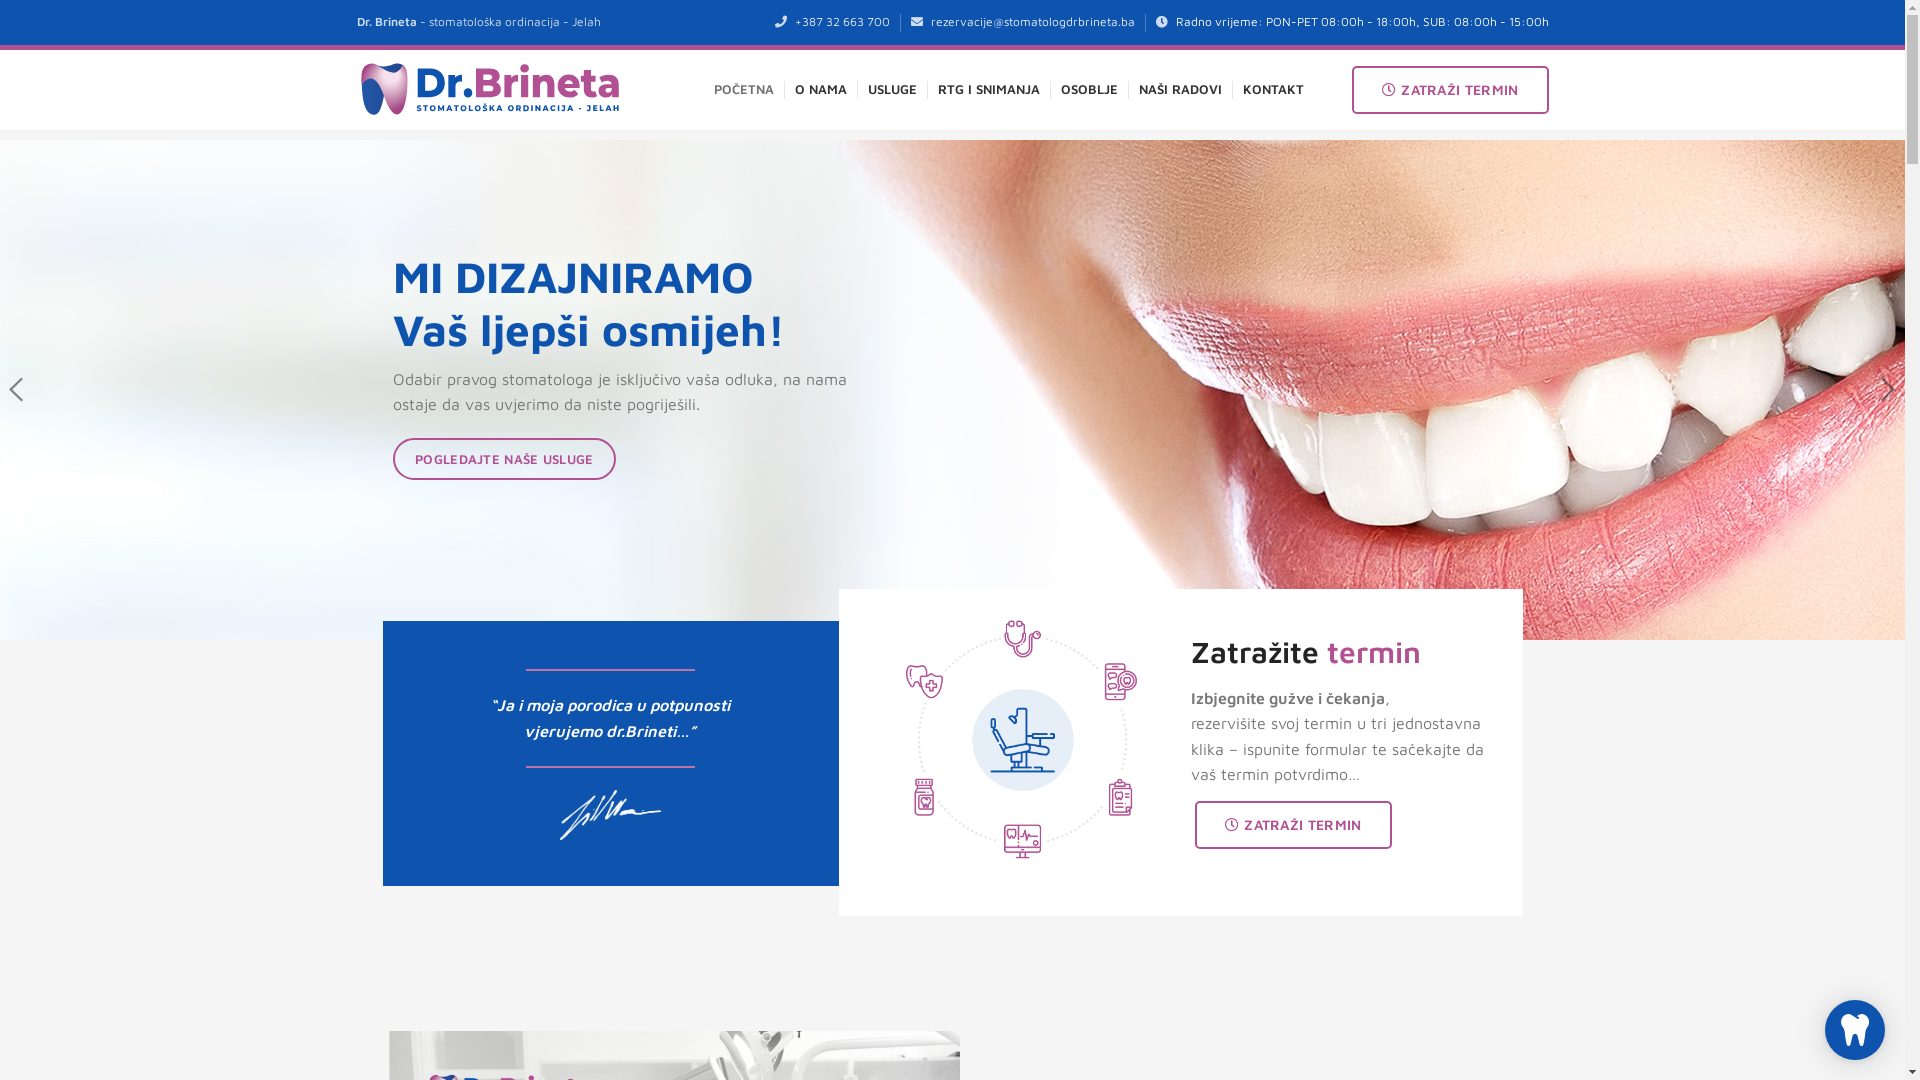  I want to click on 'USLUGE', so click(891, 88).